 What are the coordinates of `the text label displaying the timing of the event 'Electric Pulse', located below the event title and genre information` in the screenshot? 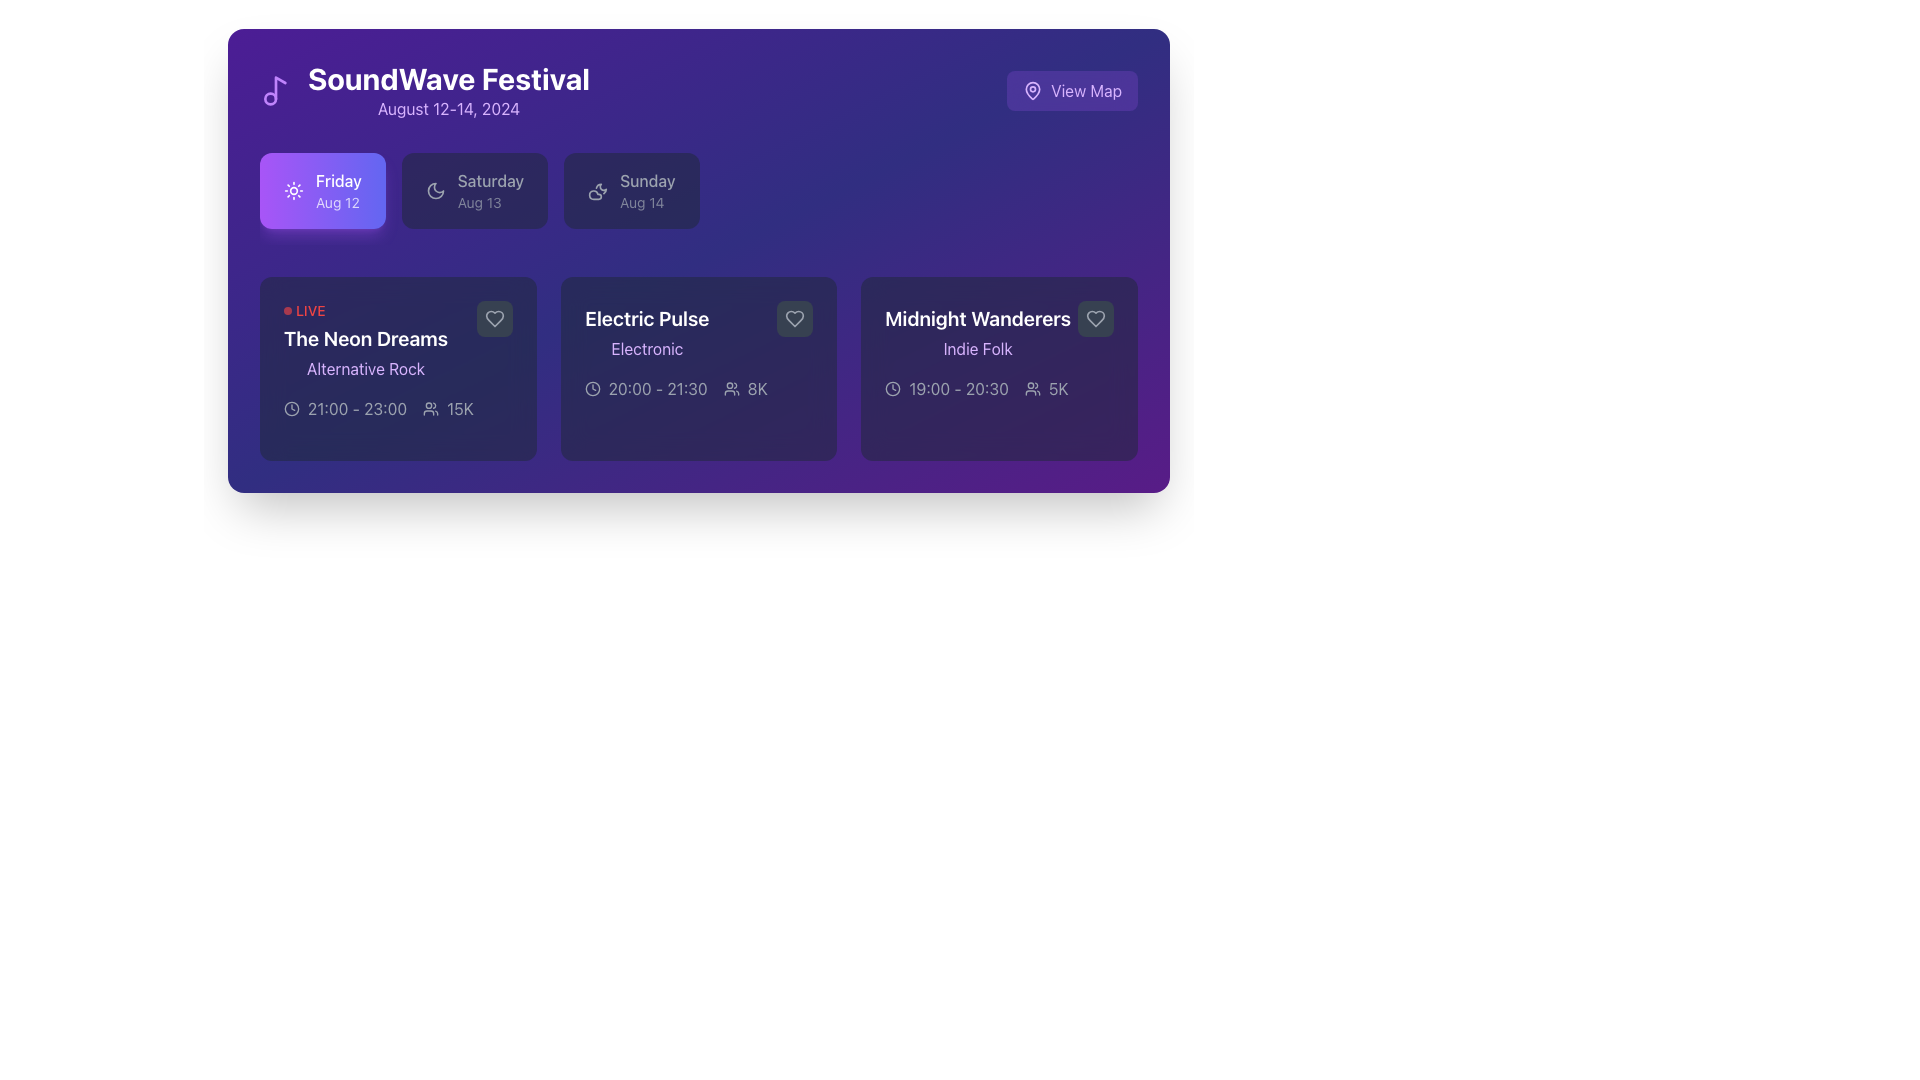 It's located at (658, 389).